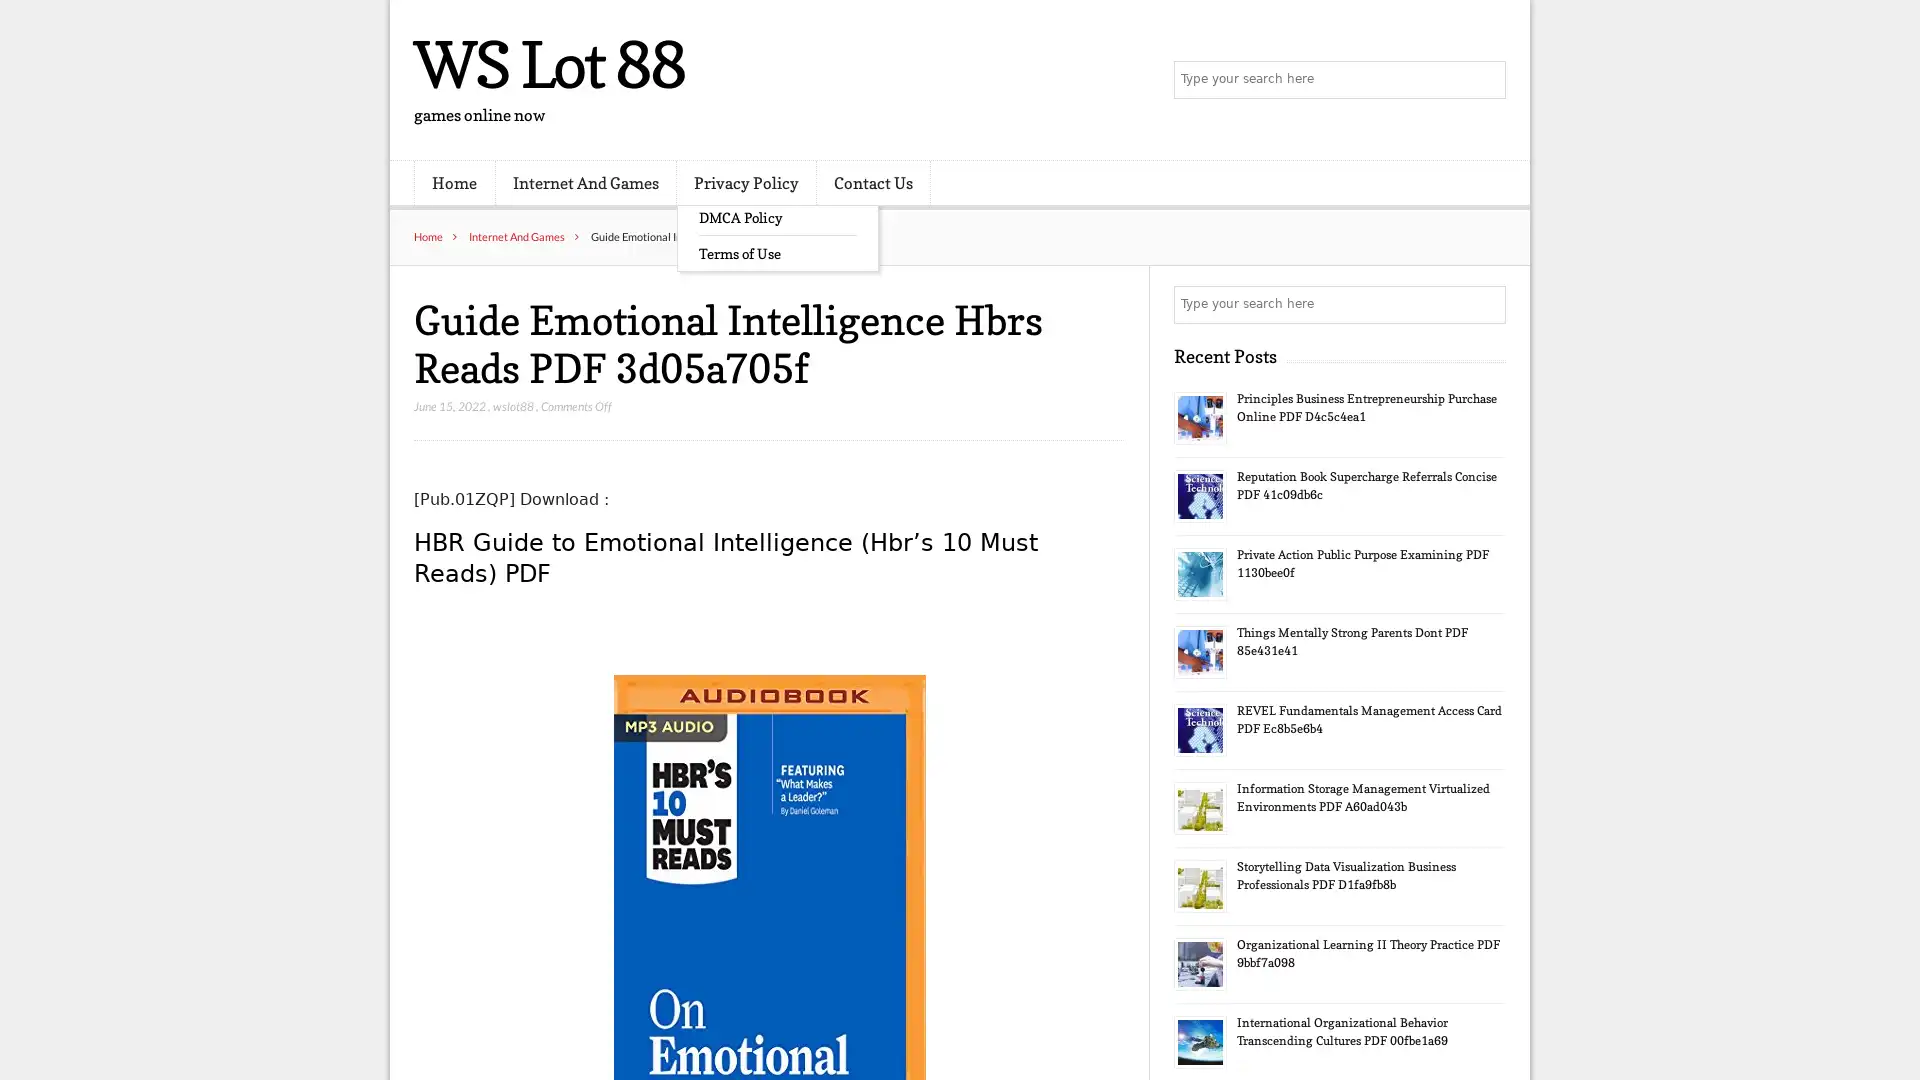  I want to click on Search, so click(1485, 80).